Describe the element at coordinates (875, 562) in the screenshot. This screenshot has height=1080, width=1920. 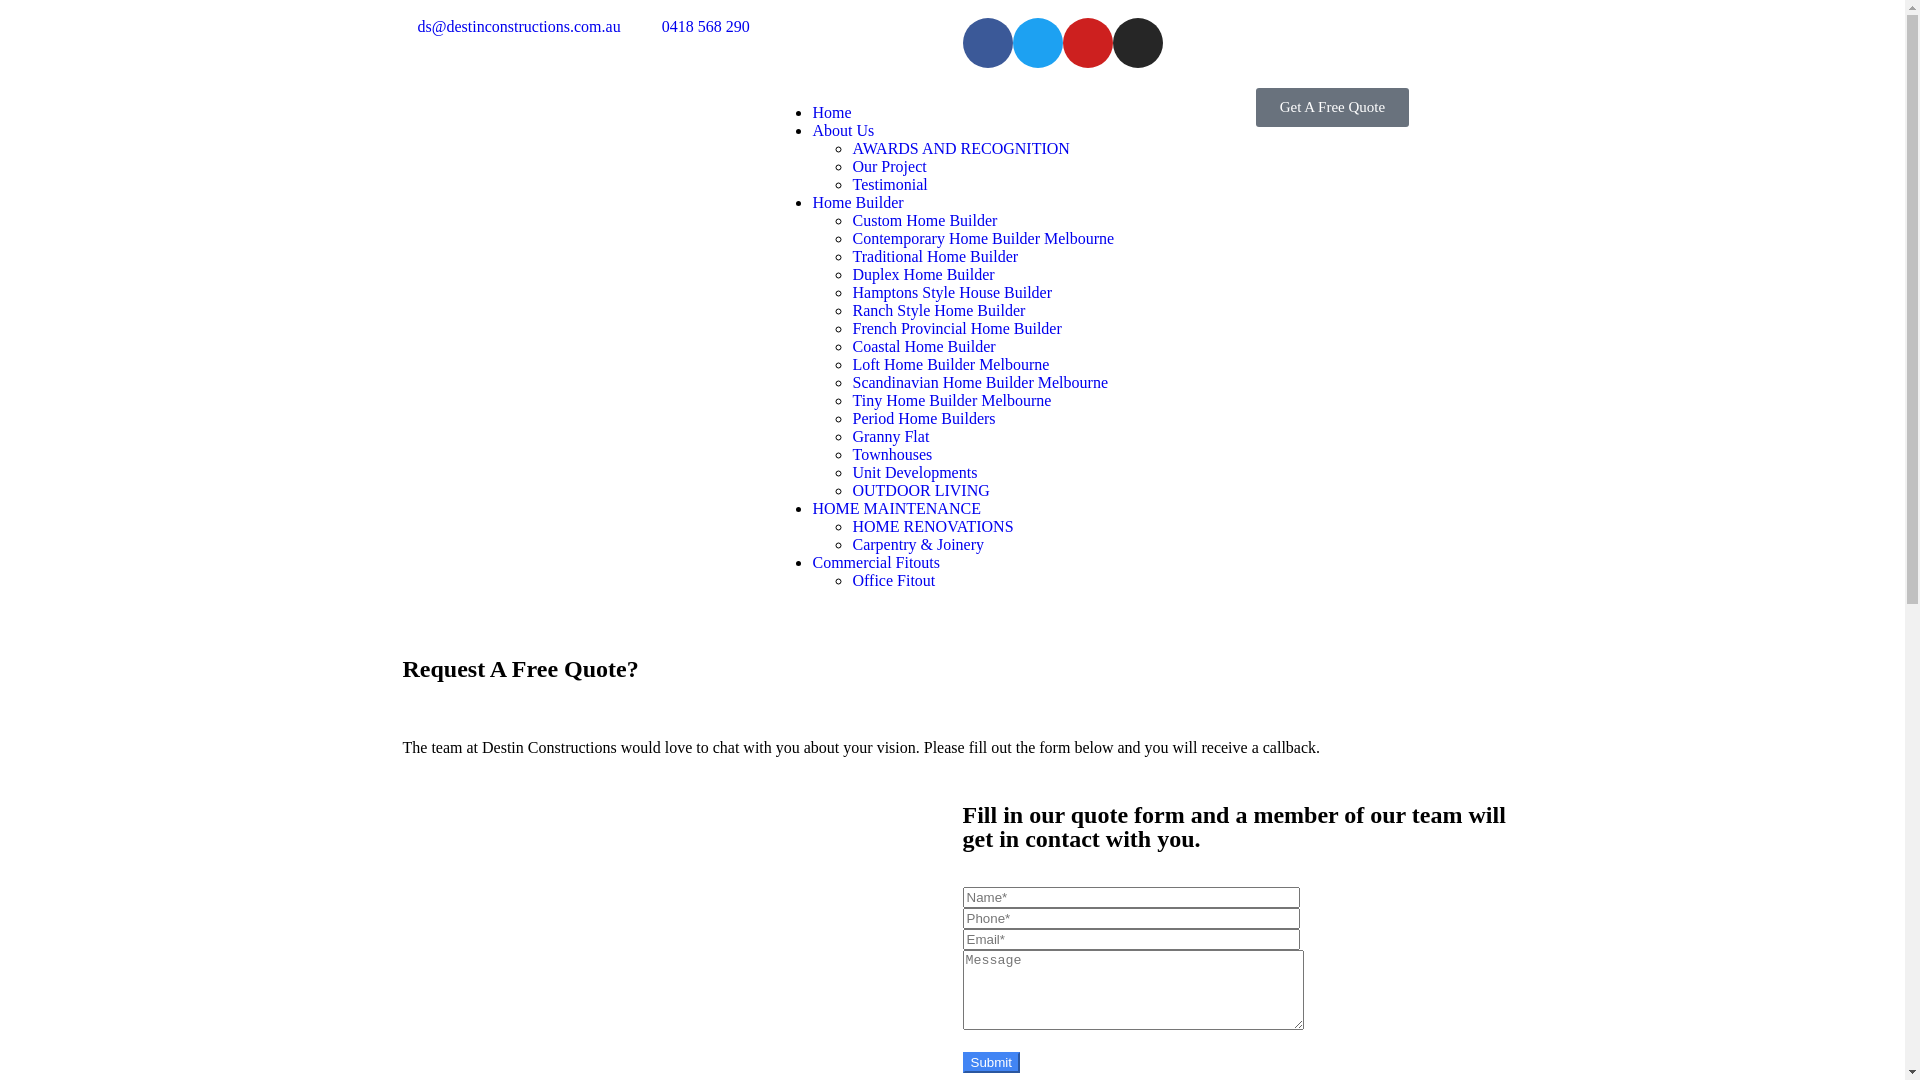
I see `'Commercial Fitouts'` at that location.